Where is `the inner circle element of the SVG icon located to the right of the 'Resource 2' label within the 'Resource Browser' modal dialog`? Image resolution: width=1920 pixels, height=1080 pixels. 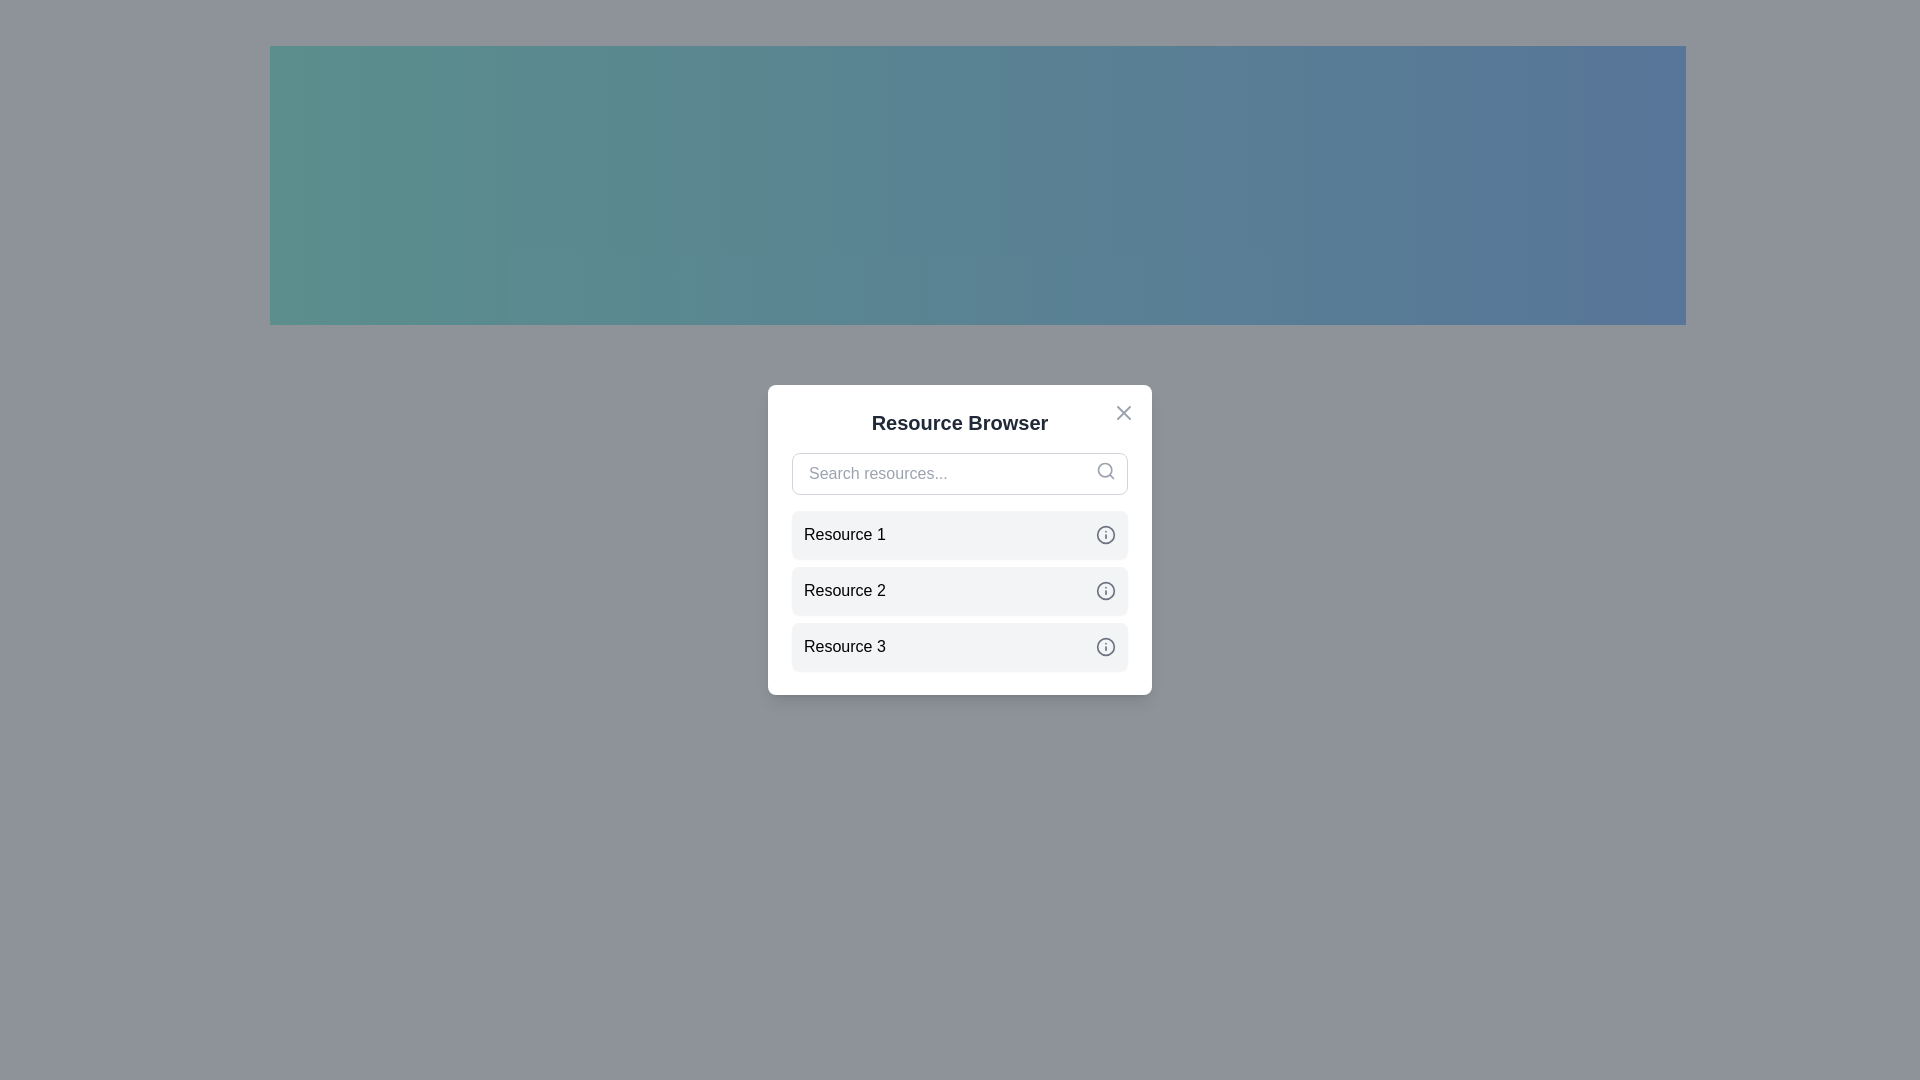
the inner circle element of the SVG icon located to the right of the 'Resource 2' label within the 'Resource Browser' modal dialog is located at coordinates (1104, 589).